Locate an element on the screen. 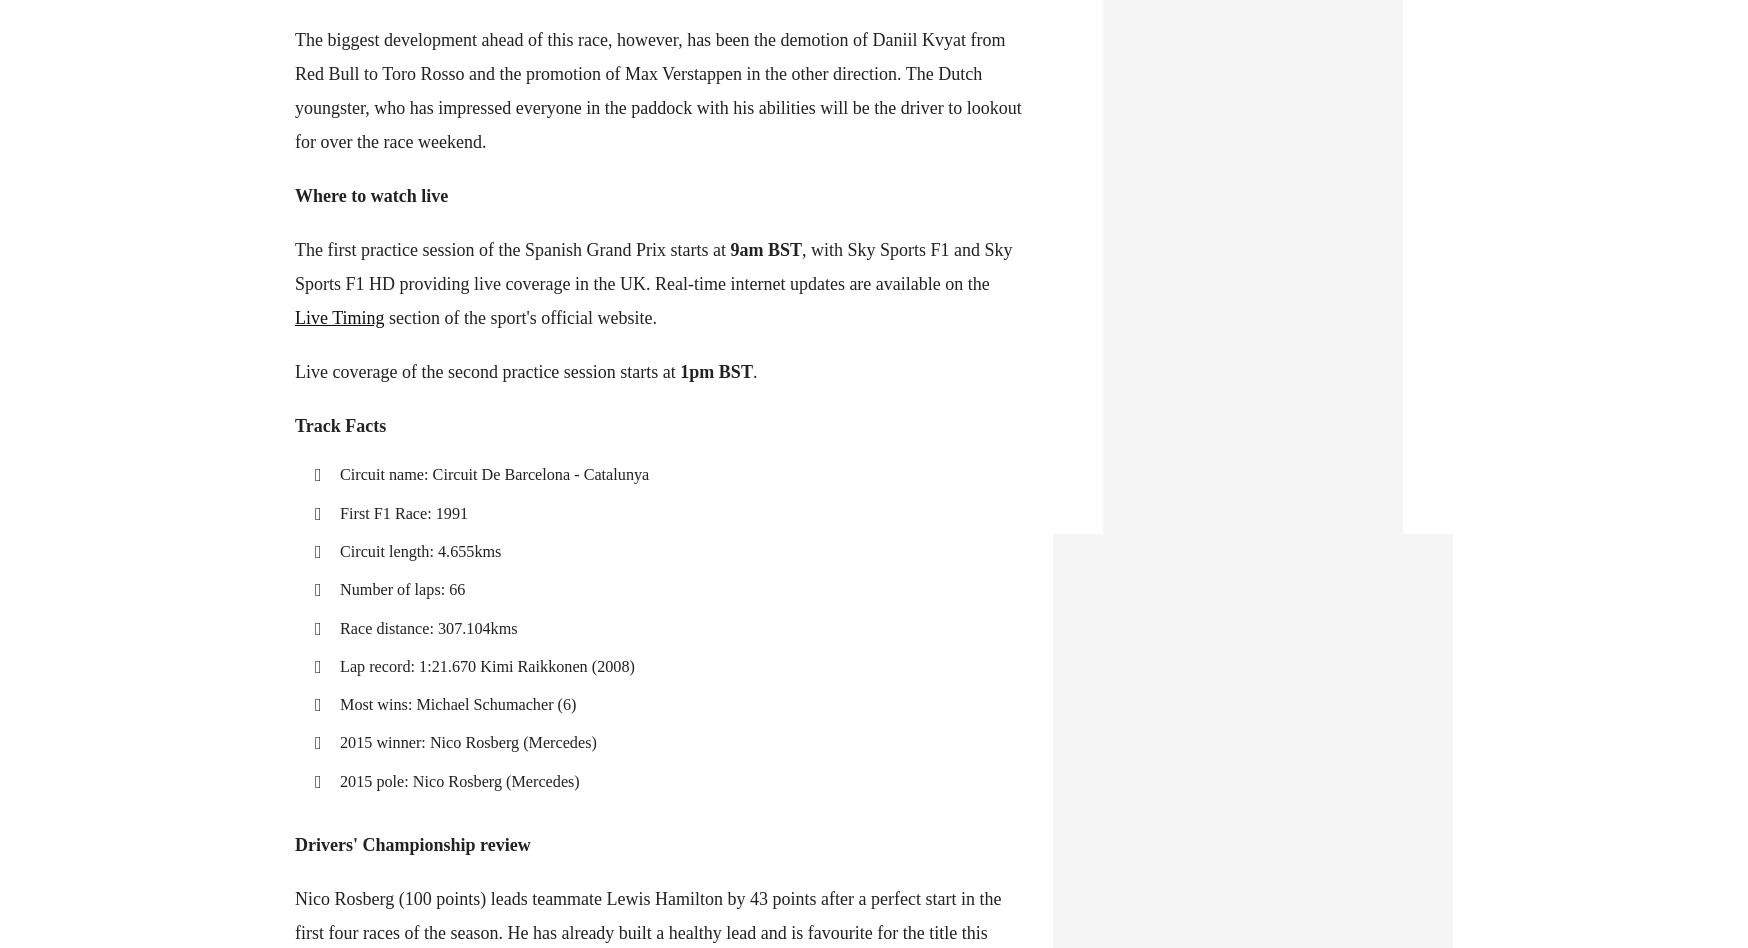 The height and width of the screenshot is (948, 1748). '2015 pole: Nico Rosberg (Mercedes)' is located at coordinates (458, 780).